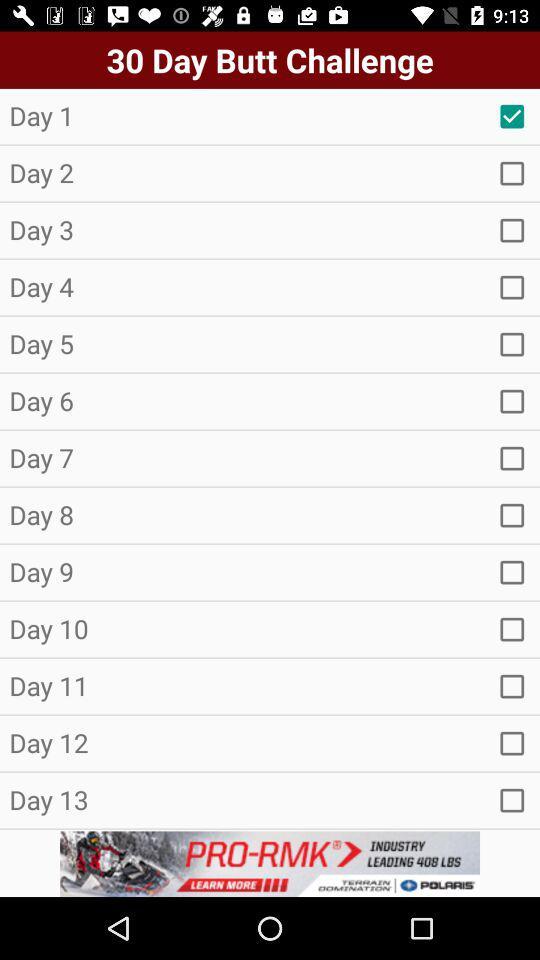  Describe the element at coordinates (512, 628) in the screenshot. I see `choose the option` at that location.